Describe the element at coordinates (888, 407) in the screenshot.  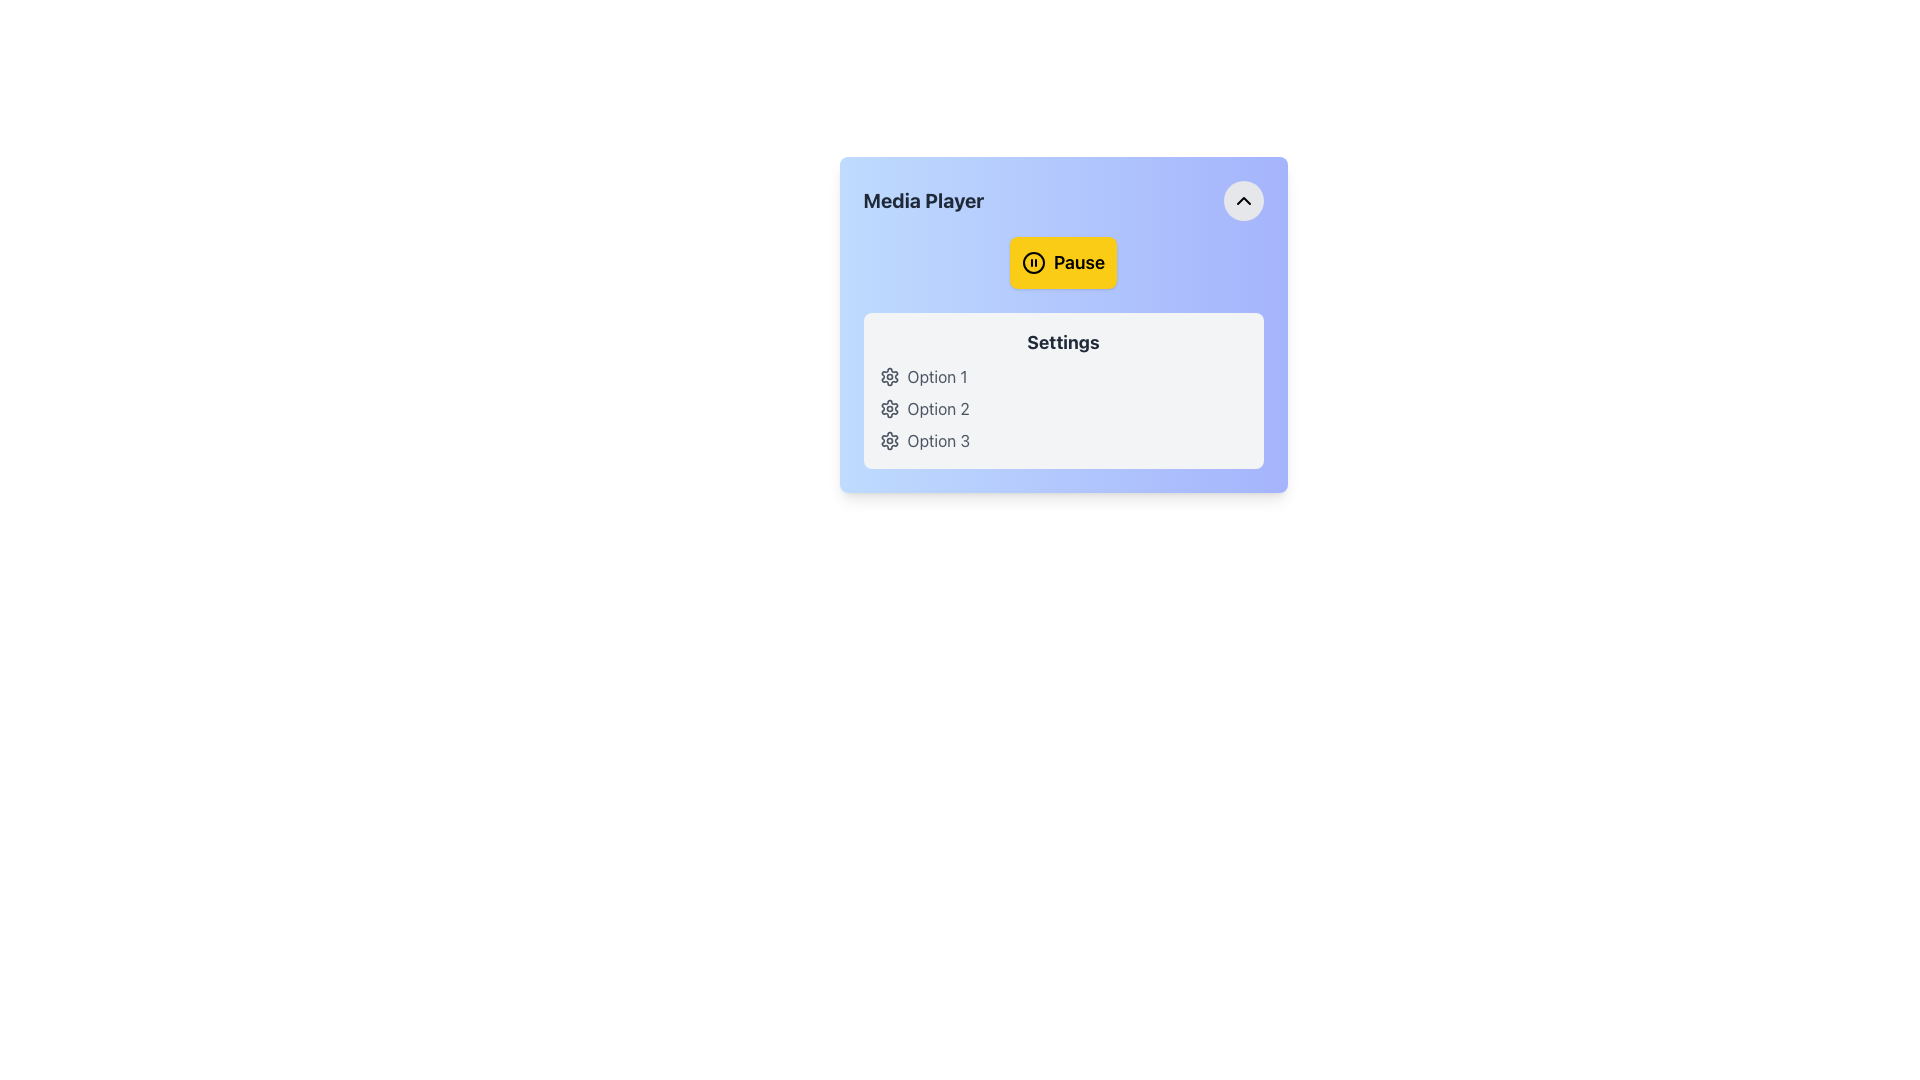
I see `the settings icon representing 'Option 2', which is located to the left of the text 'Option 2' in the vertical list under the 'Settings' section` at that location.